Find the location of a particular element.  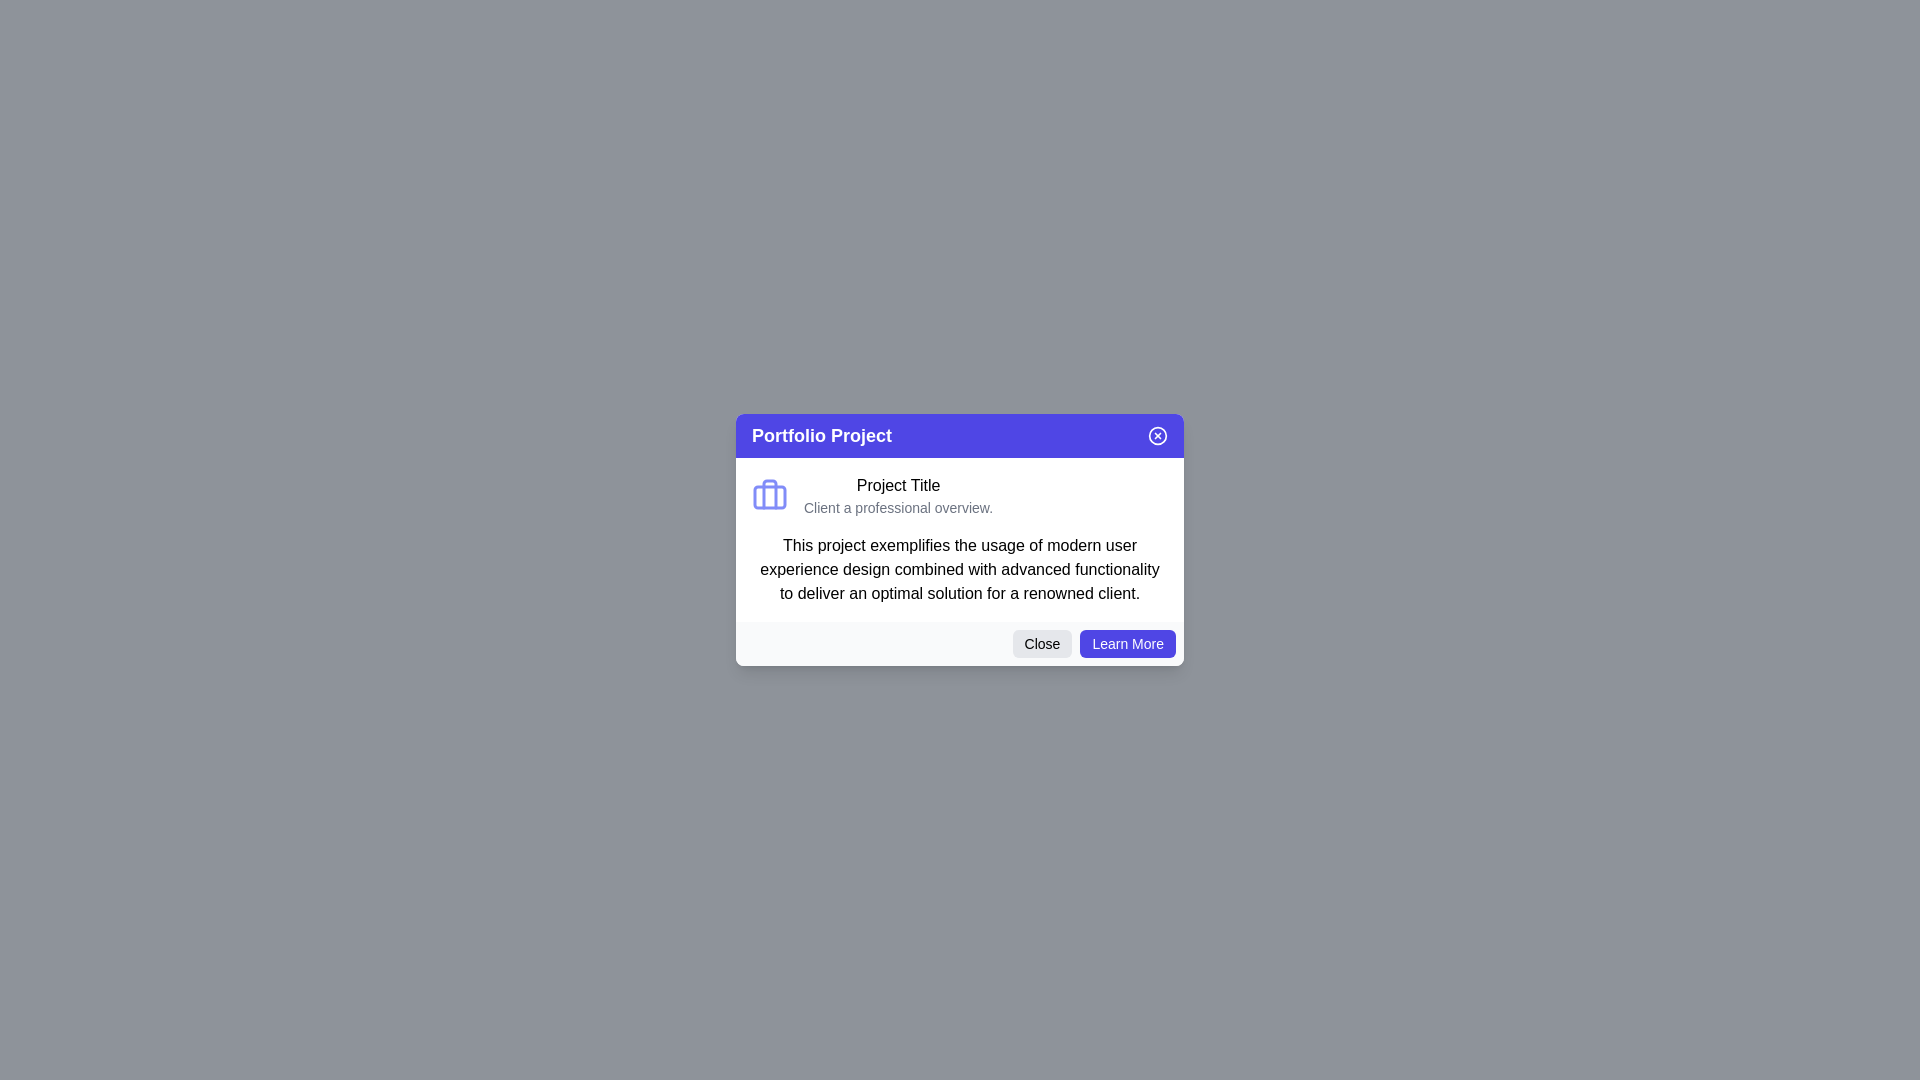

the text label providing supplementary information related to the title 'Project Title', positioned directly below it within the 'Portfolio Project' card interface is located at coordinates (897, 507).